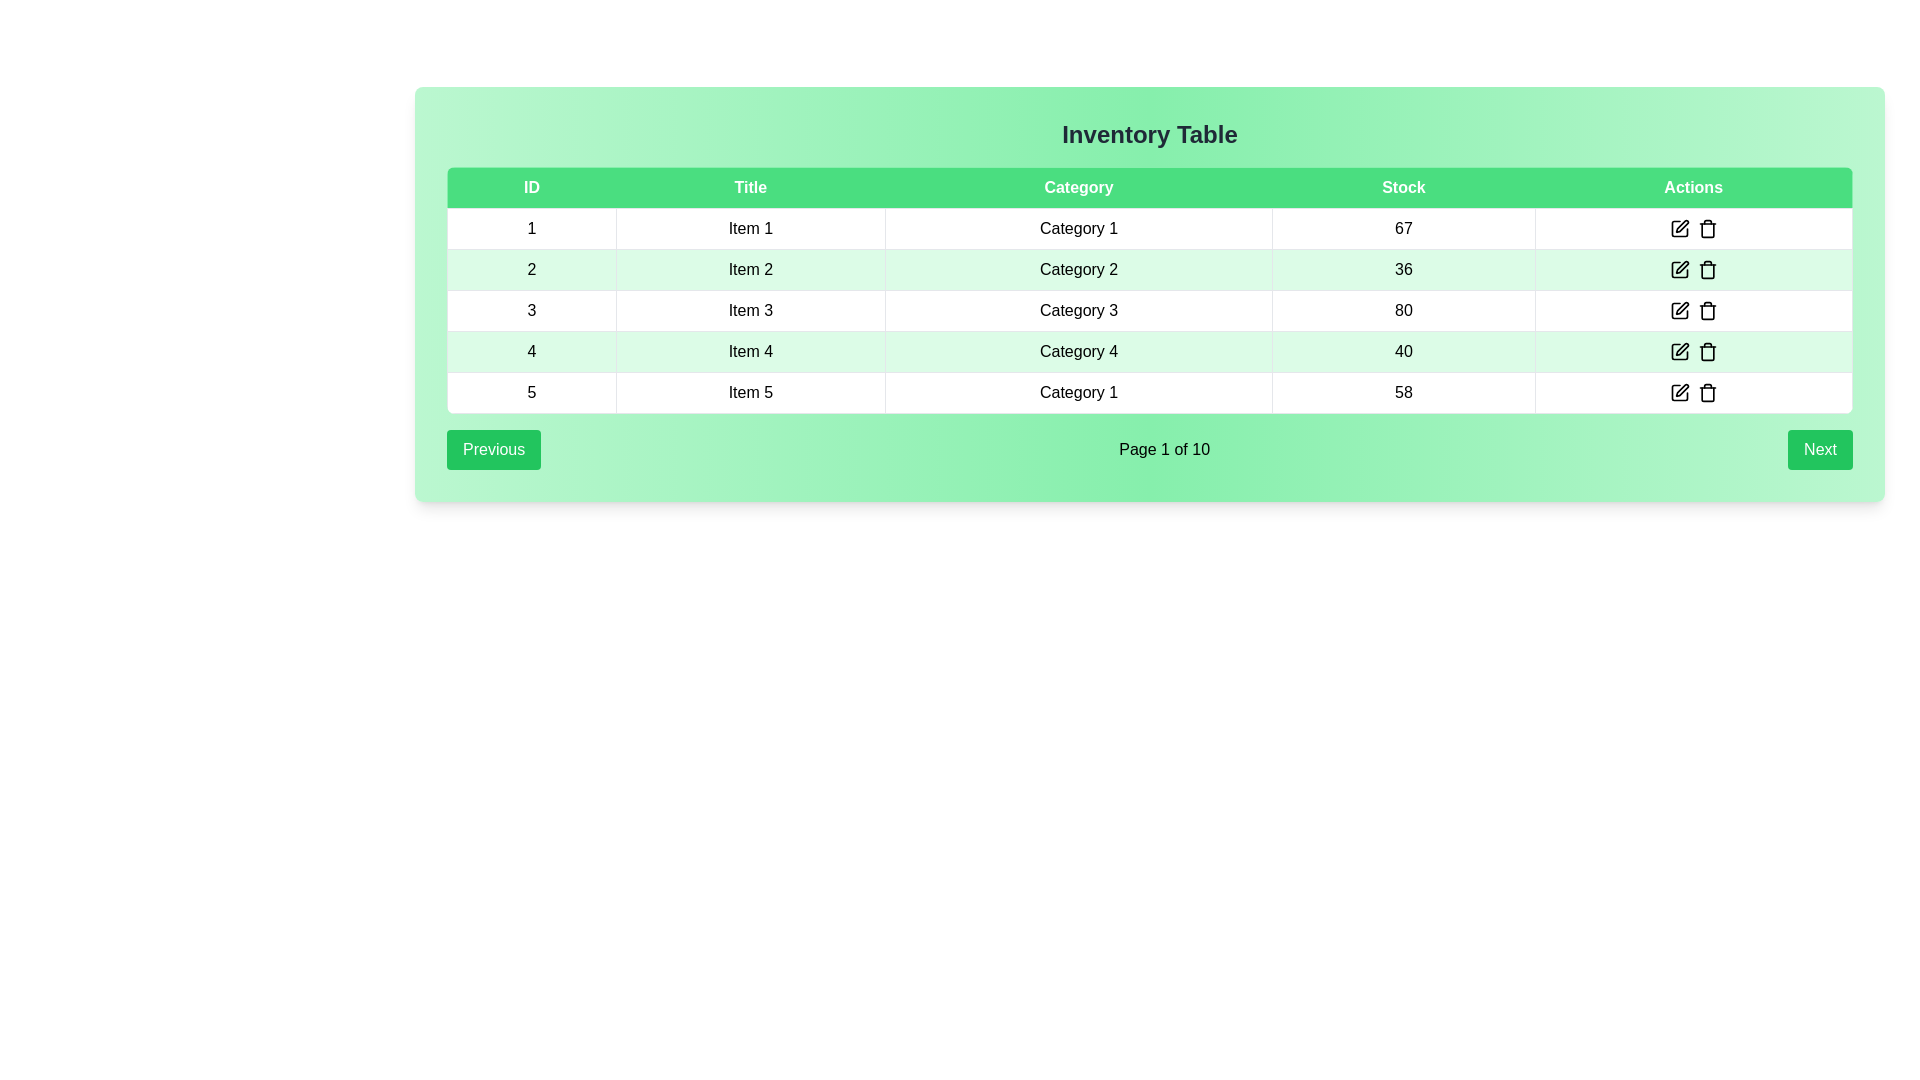 This screenshot has height=1080, width=1920. I want to click on the text cell in the third column of the first row of the table, which indicates a category for the associated row, so click(1078, 227).